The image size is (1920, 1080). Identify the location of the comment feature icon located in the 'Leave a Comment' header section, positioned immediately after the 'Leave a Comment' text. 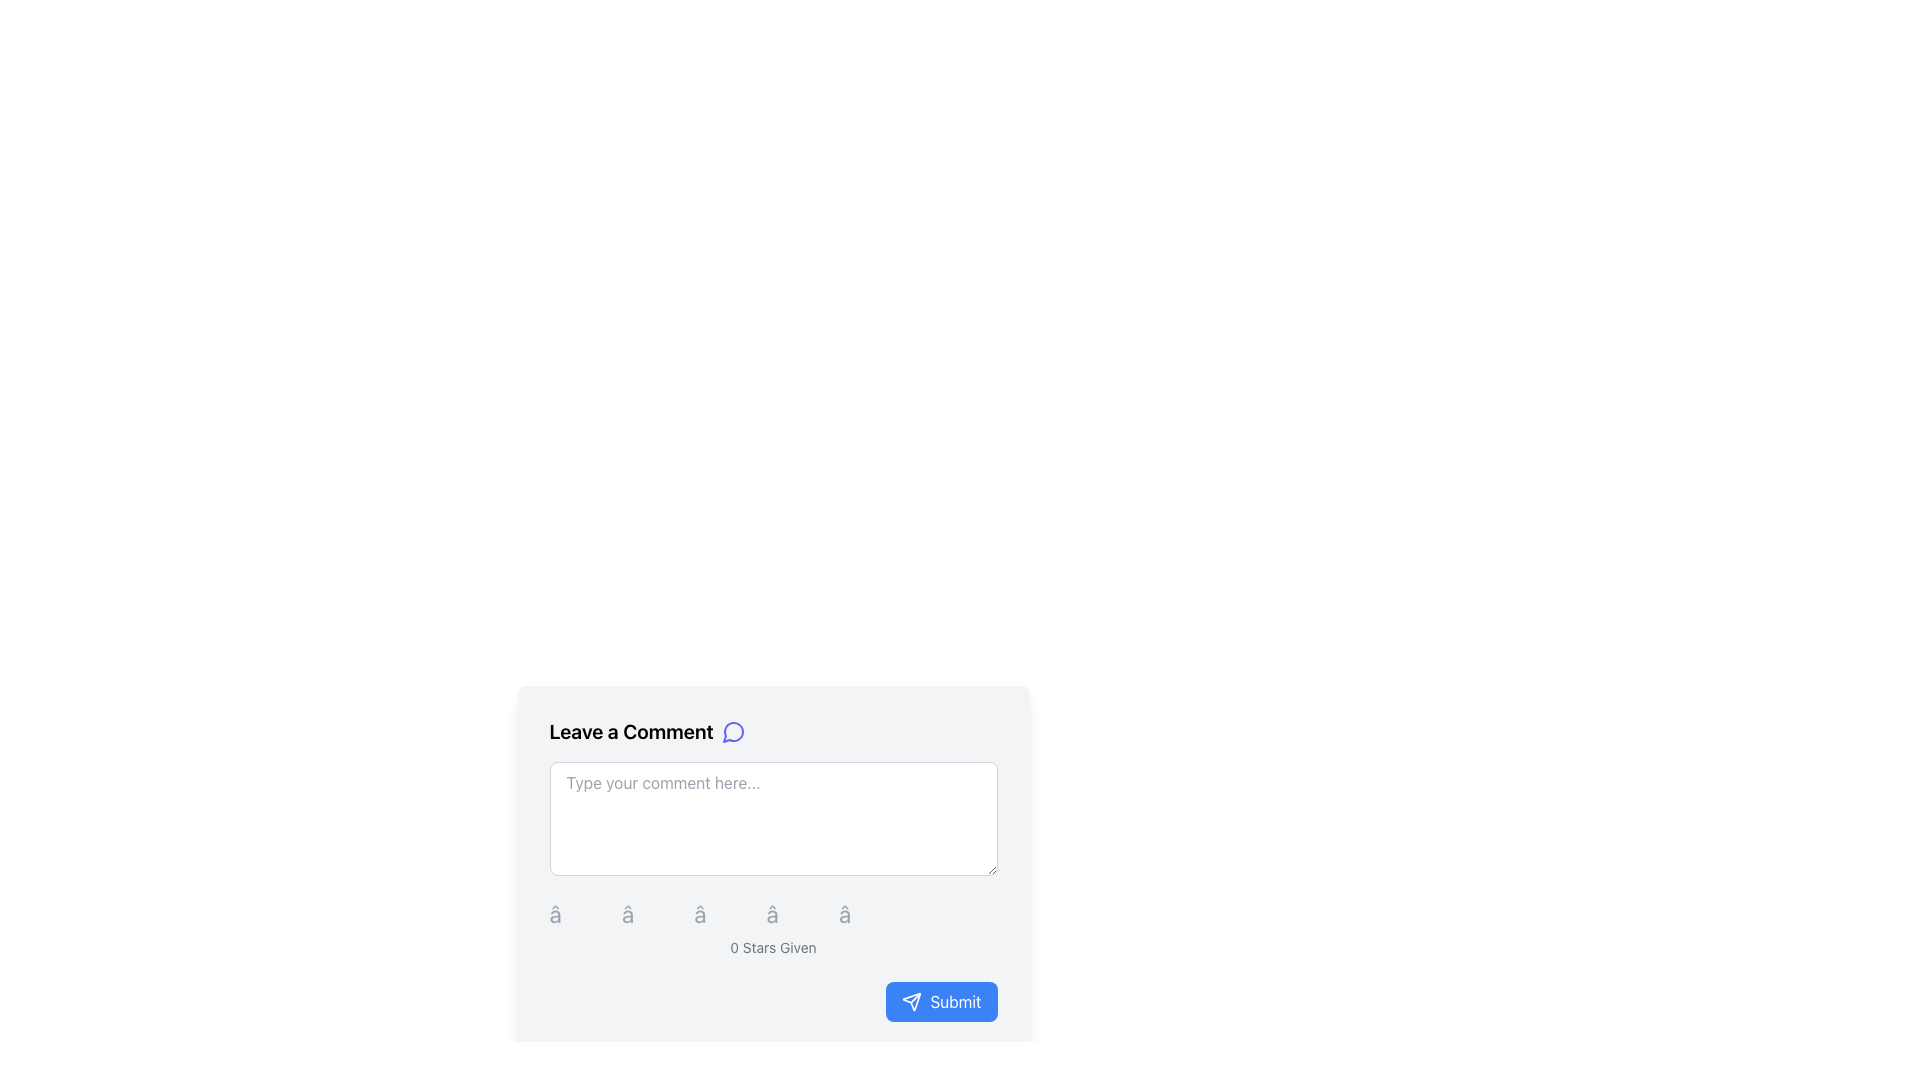
(732, 732).